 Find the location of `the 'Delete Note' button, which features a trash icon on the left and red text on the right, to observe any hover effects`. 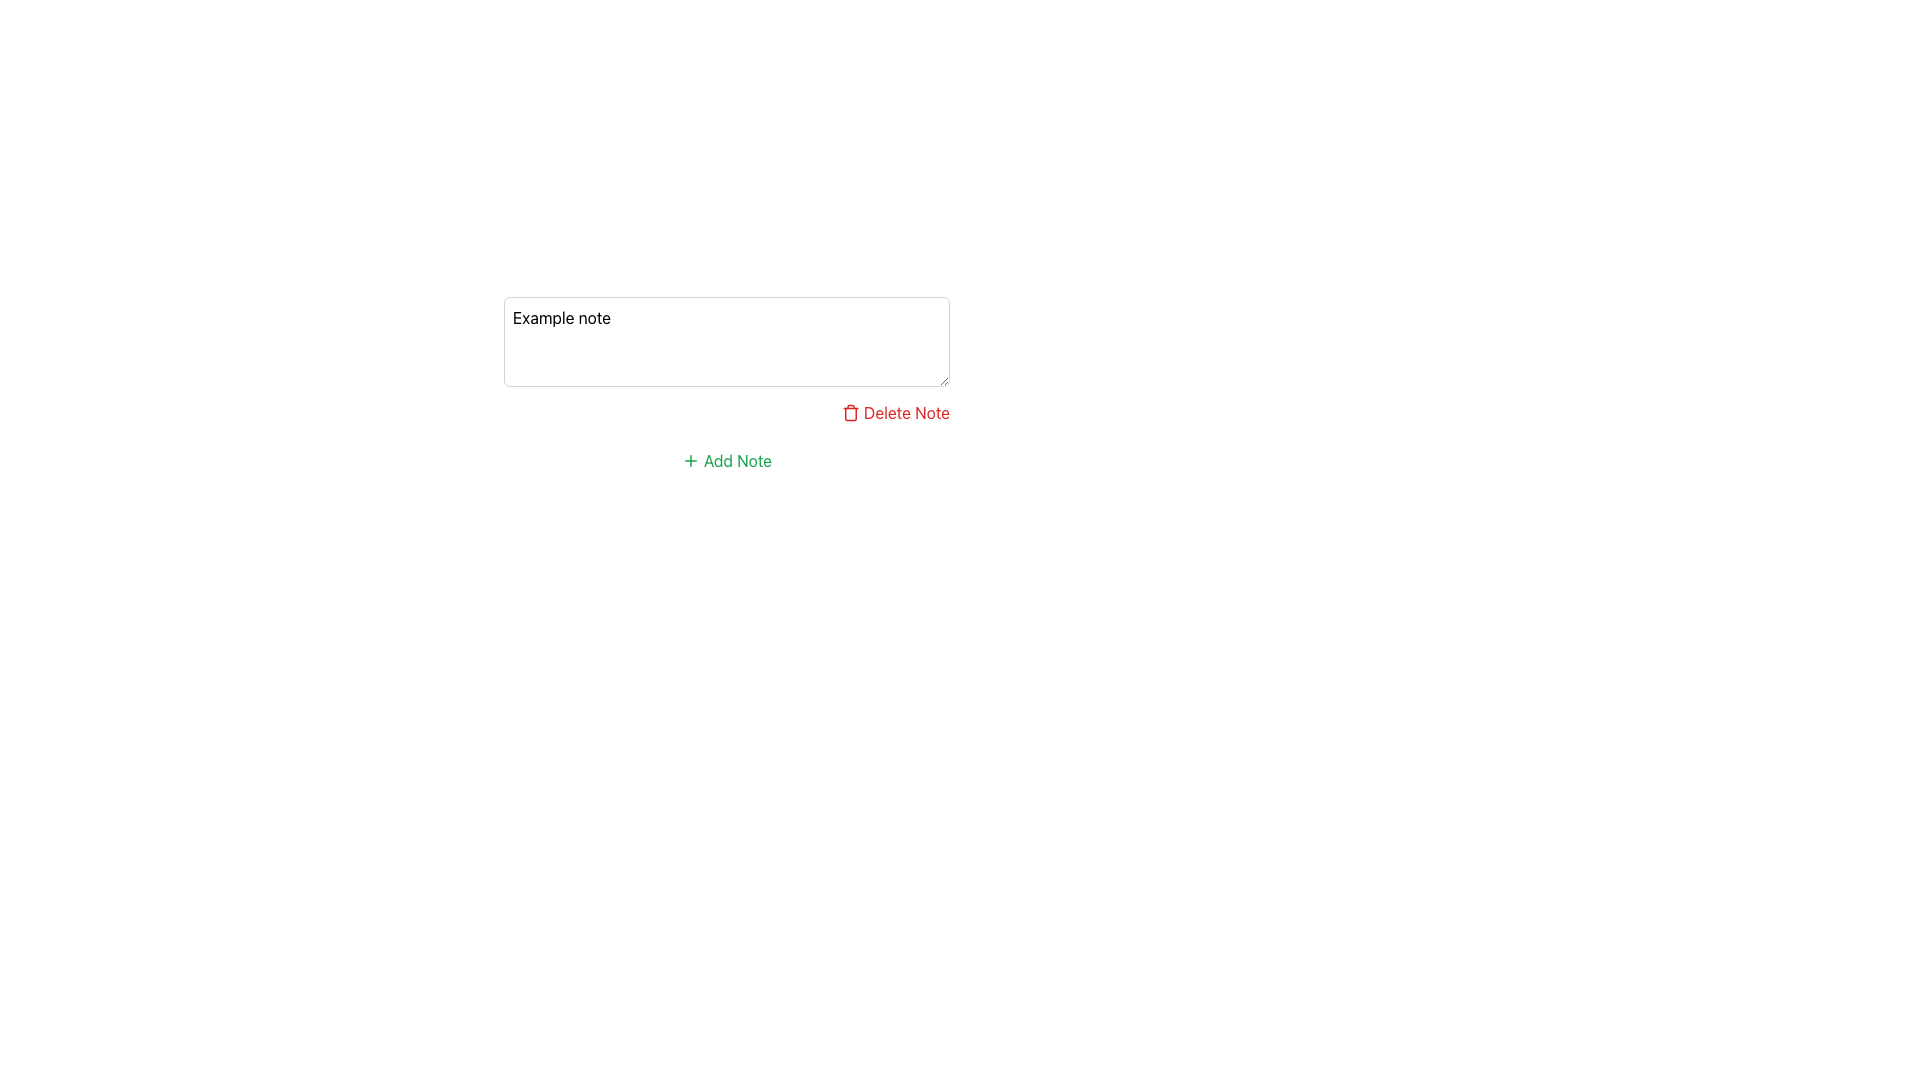

the 'Delete Note' button, which features a trash icon on the left and red text on the right, to observe any hover effects is located at coordinates (895, 411).